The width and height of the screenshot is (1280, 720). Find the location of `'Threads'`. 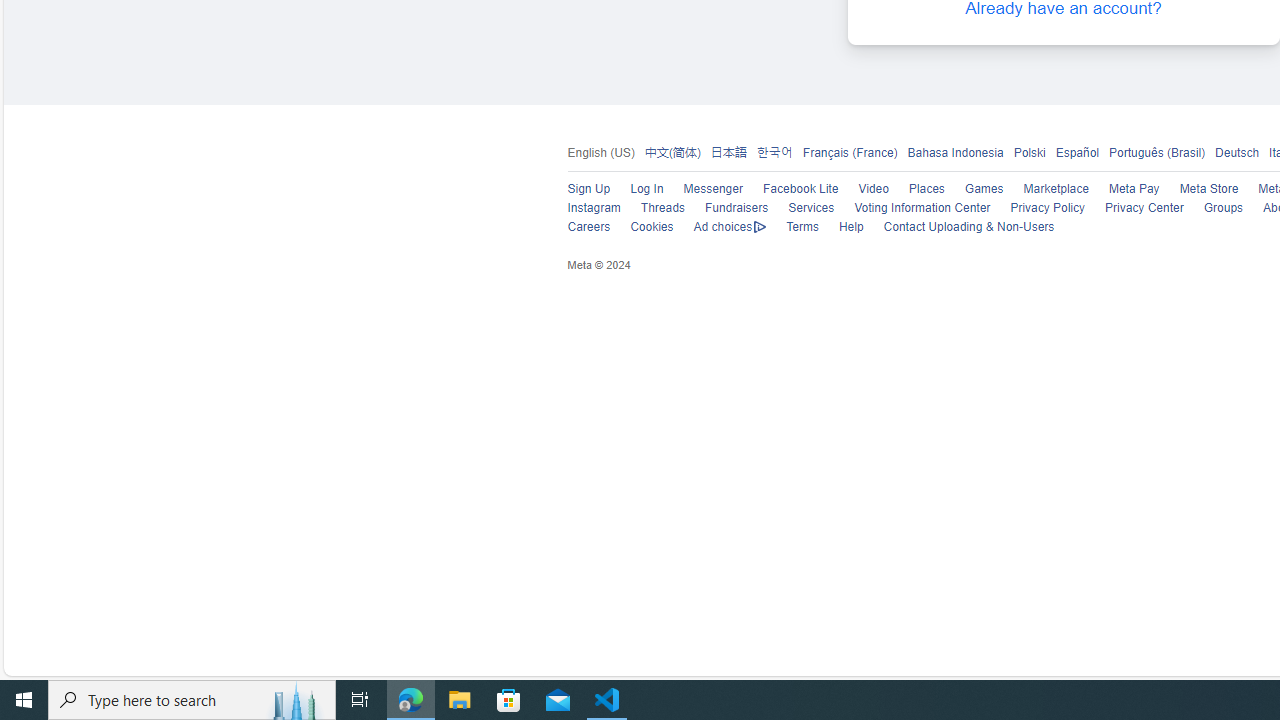

'Threads' is located at coordinates (662, 208).